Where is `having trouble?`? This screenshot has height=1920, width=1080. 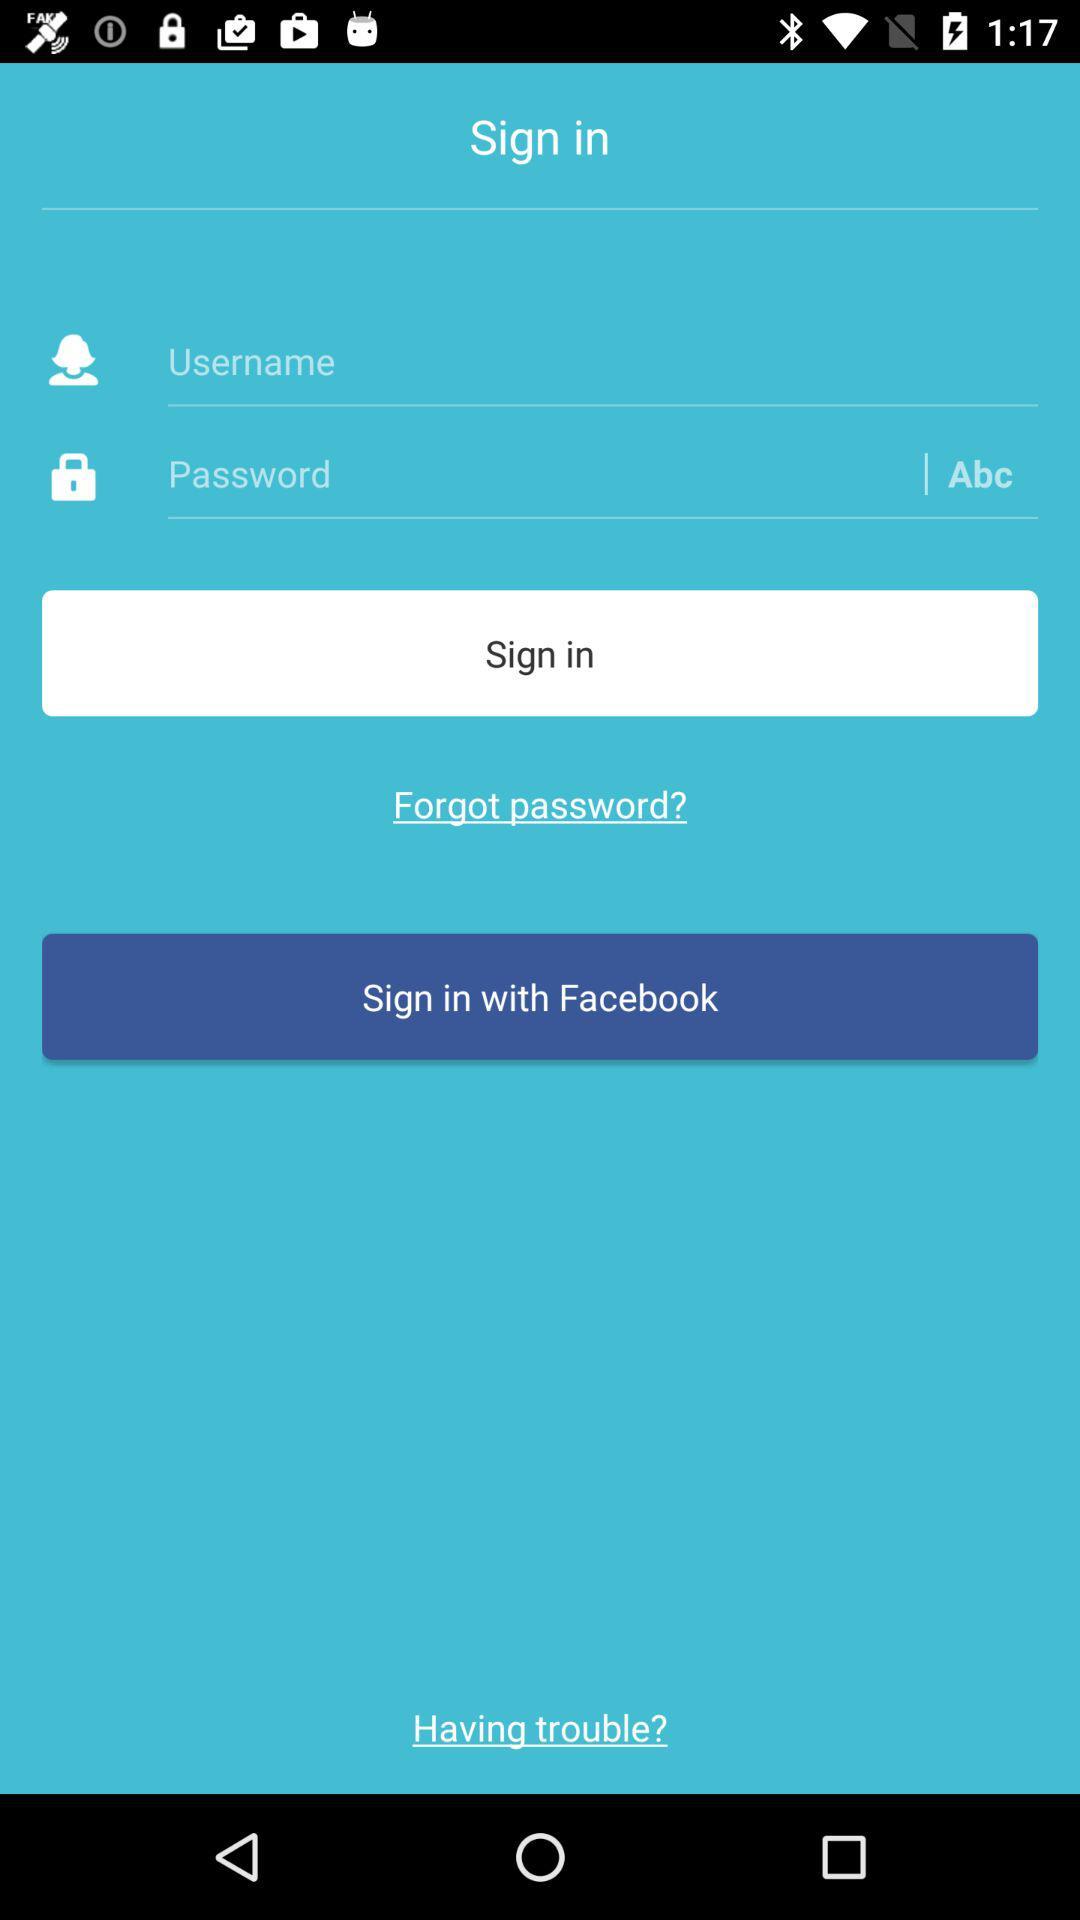
having trouble? is located at coordinates (540, 1726).